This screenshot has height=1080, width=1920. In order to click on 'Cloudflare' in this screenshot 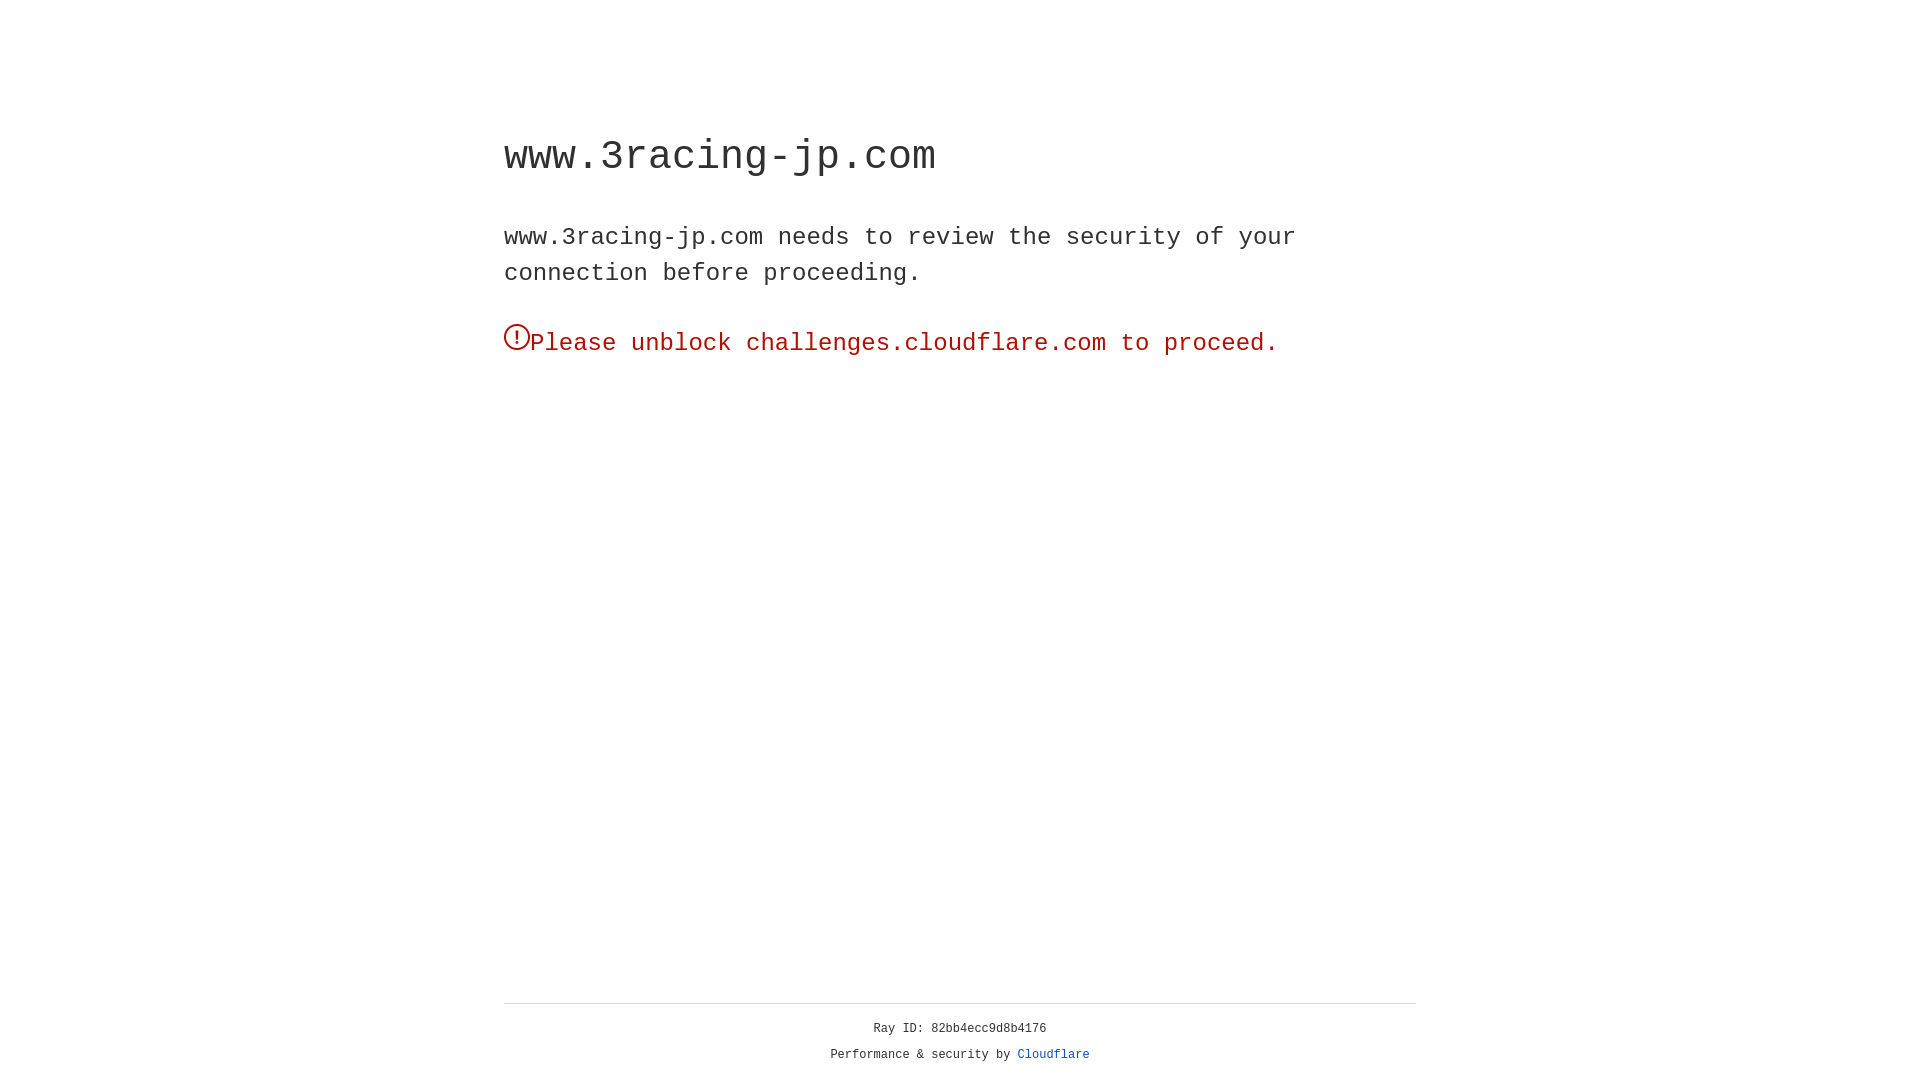, I will do `click(1017, 1054)`.